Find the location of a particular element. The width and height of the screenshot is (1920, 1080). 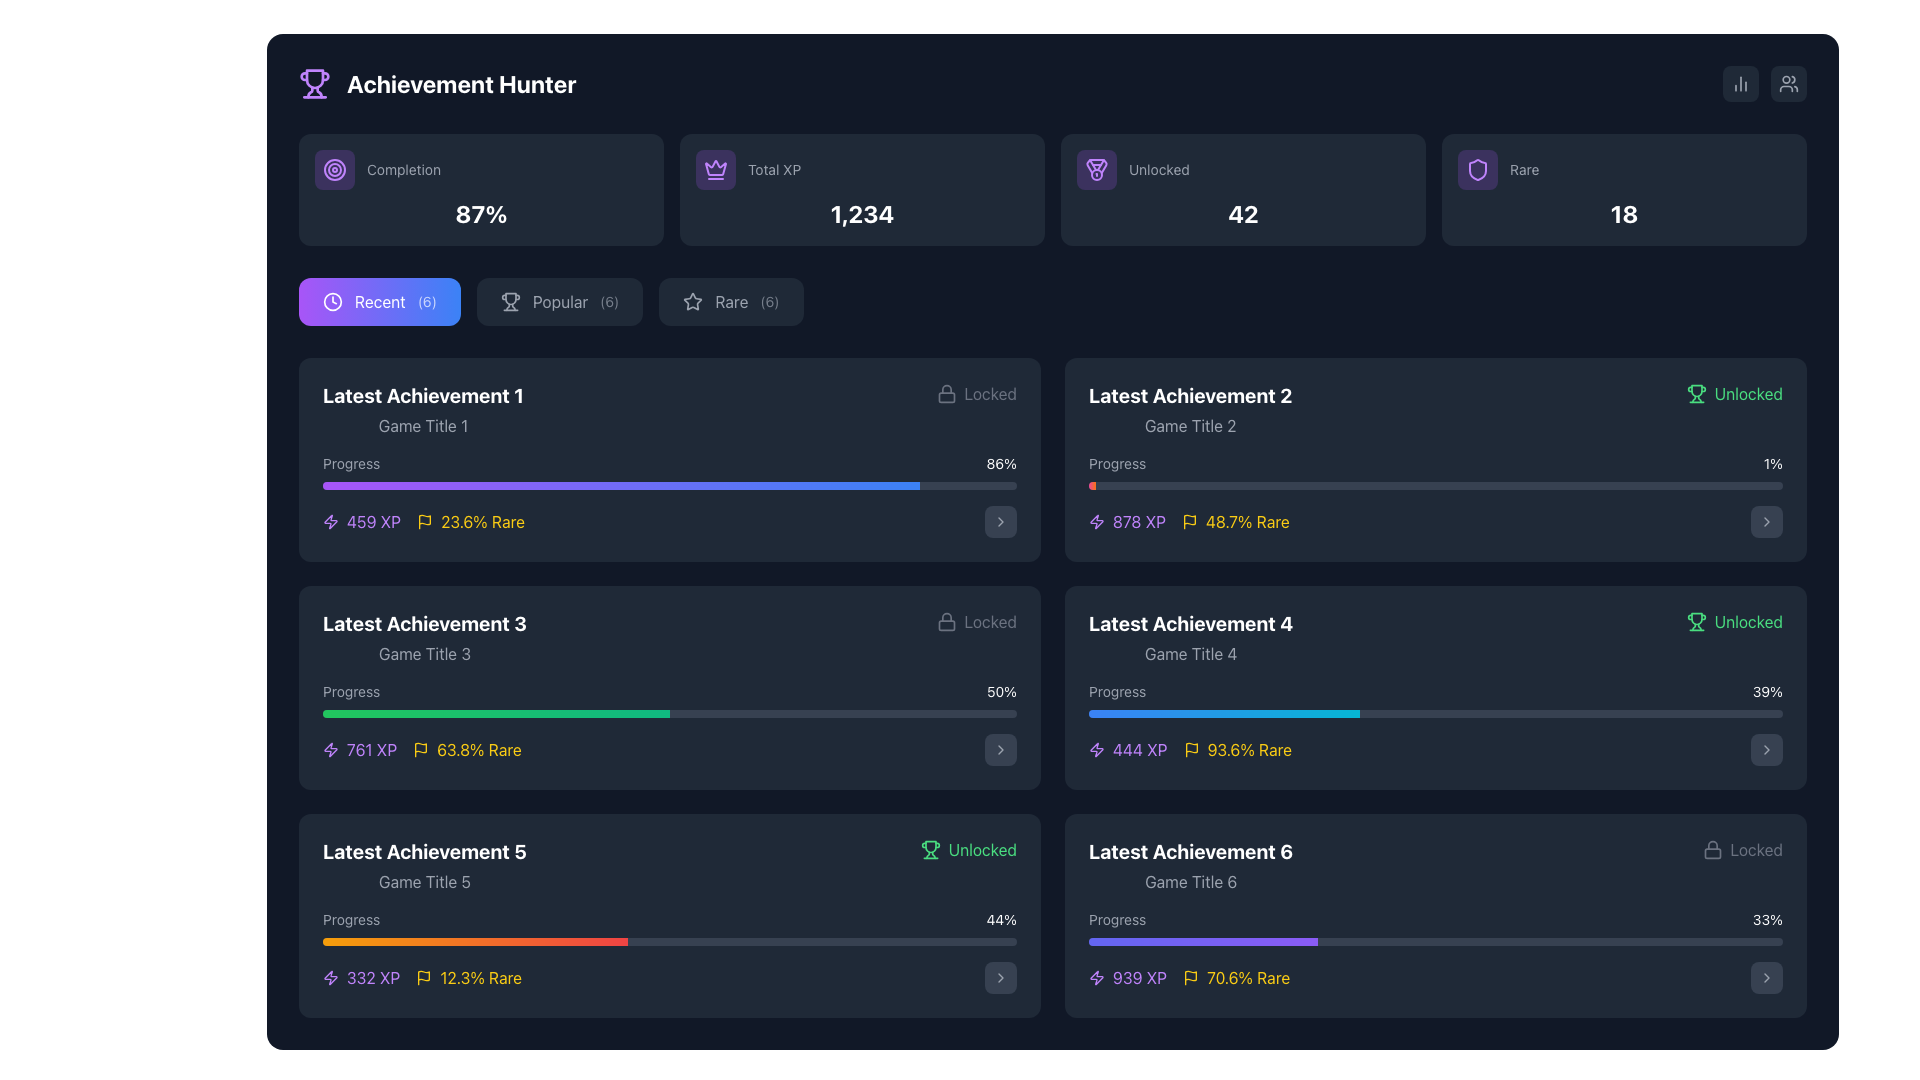

the 'Progress' text label displayed in light gray color, positioned on a dark blue background, located within the 'Latest Achievement 2' box, just below the title and above a progress bar is located at coordinates (1116, 463).